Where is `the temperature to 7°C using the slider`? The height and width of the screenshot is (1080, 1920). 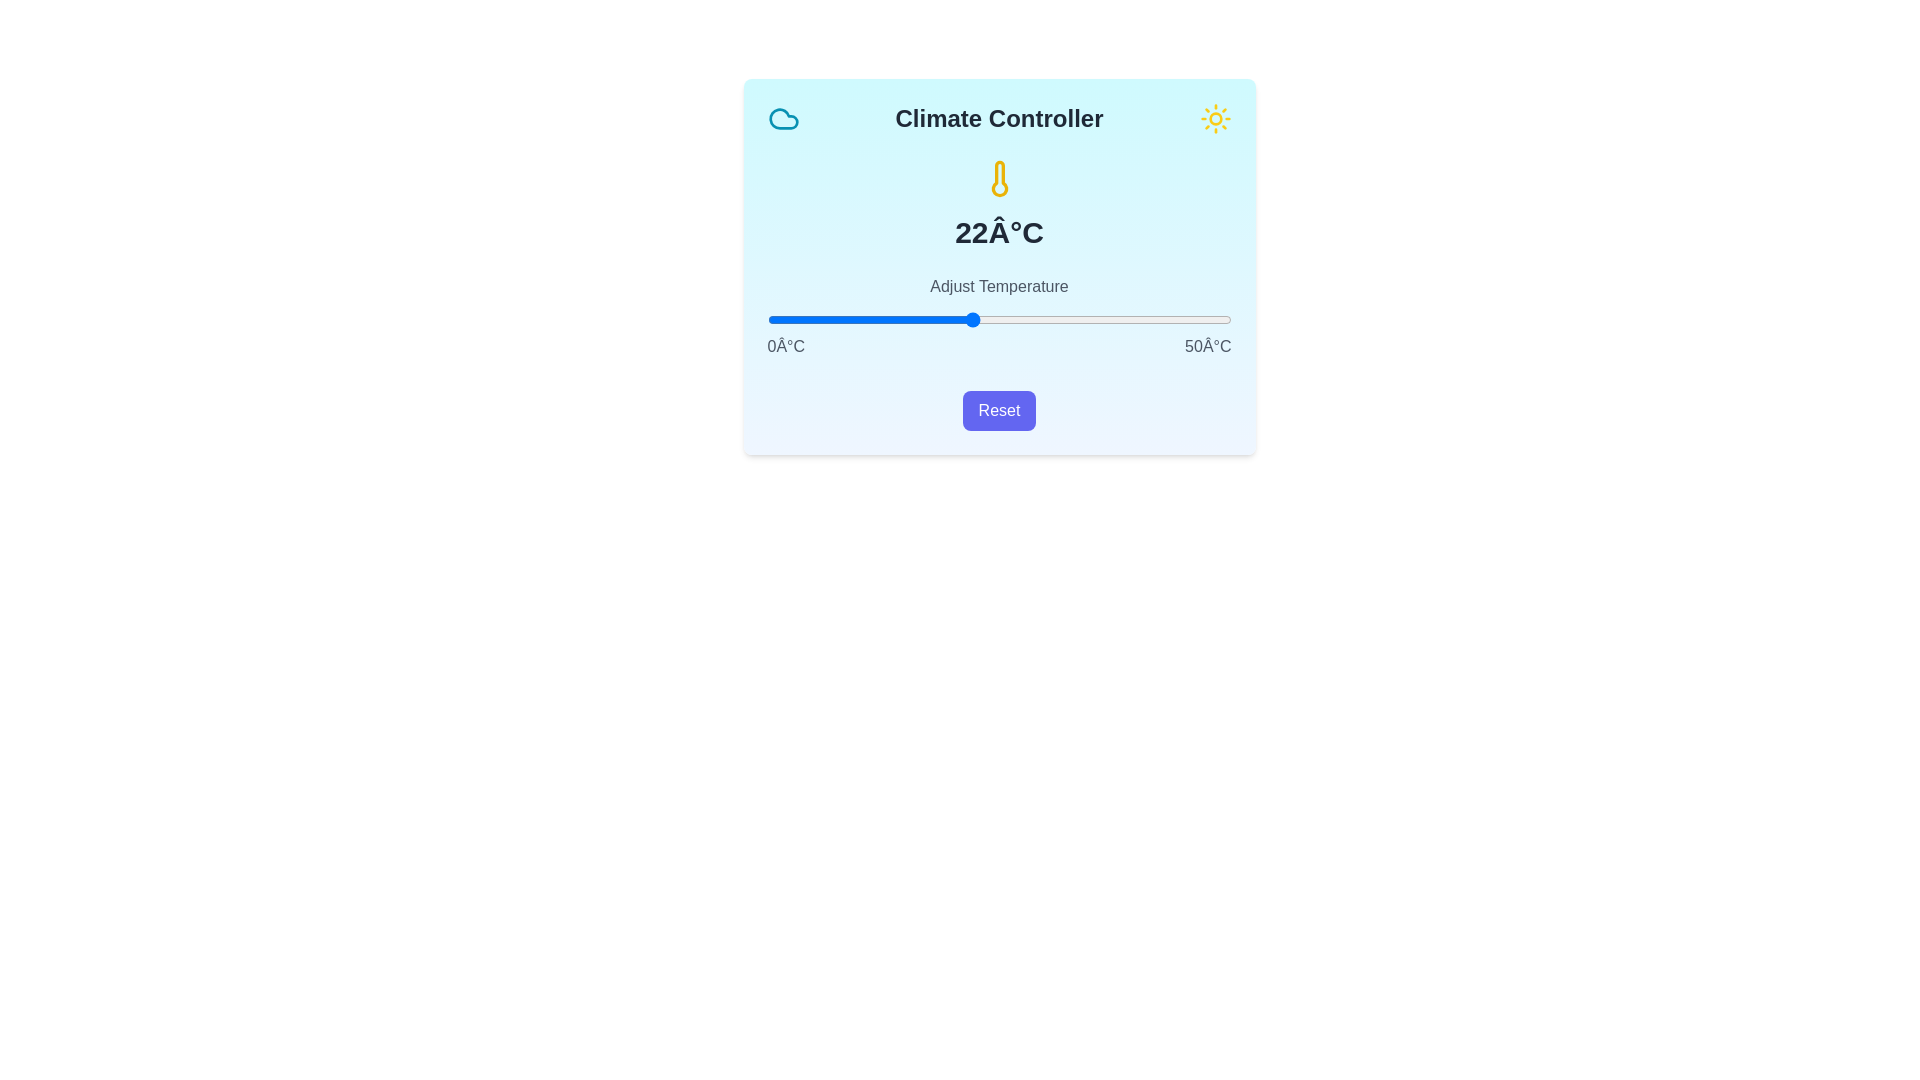
the temperature to 7°C using the slider is located at coordinates (832, 319).